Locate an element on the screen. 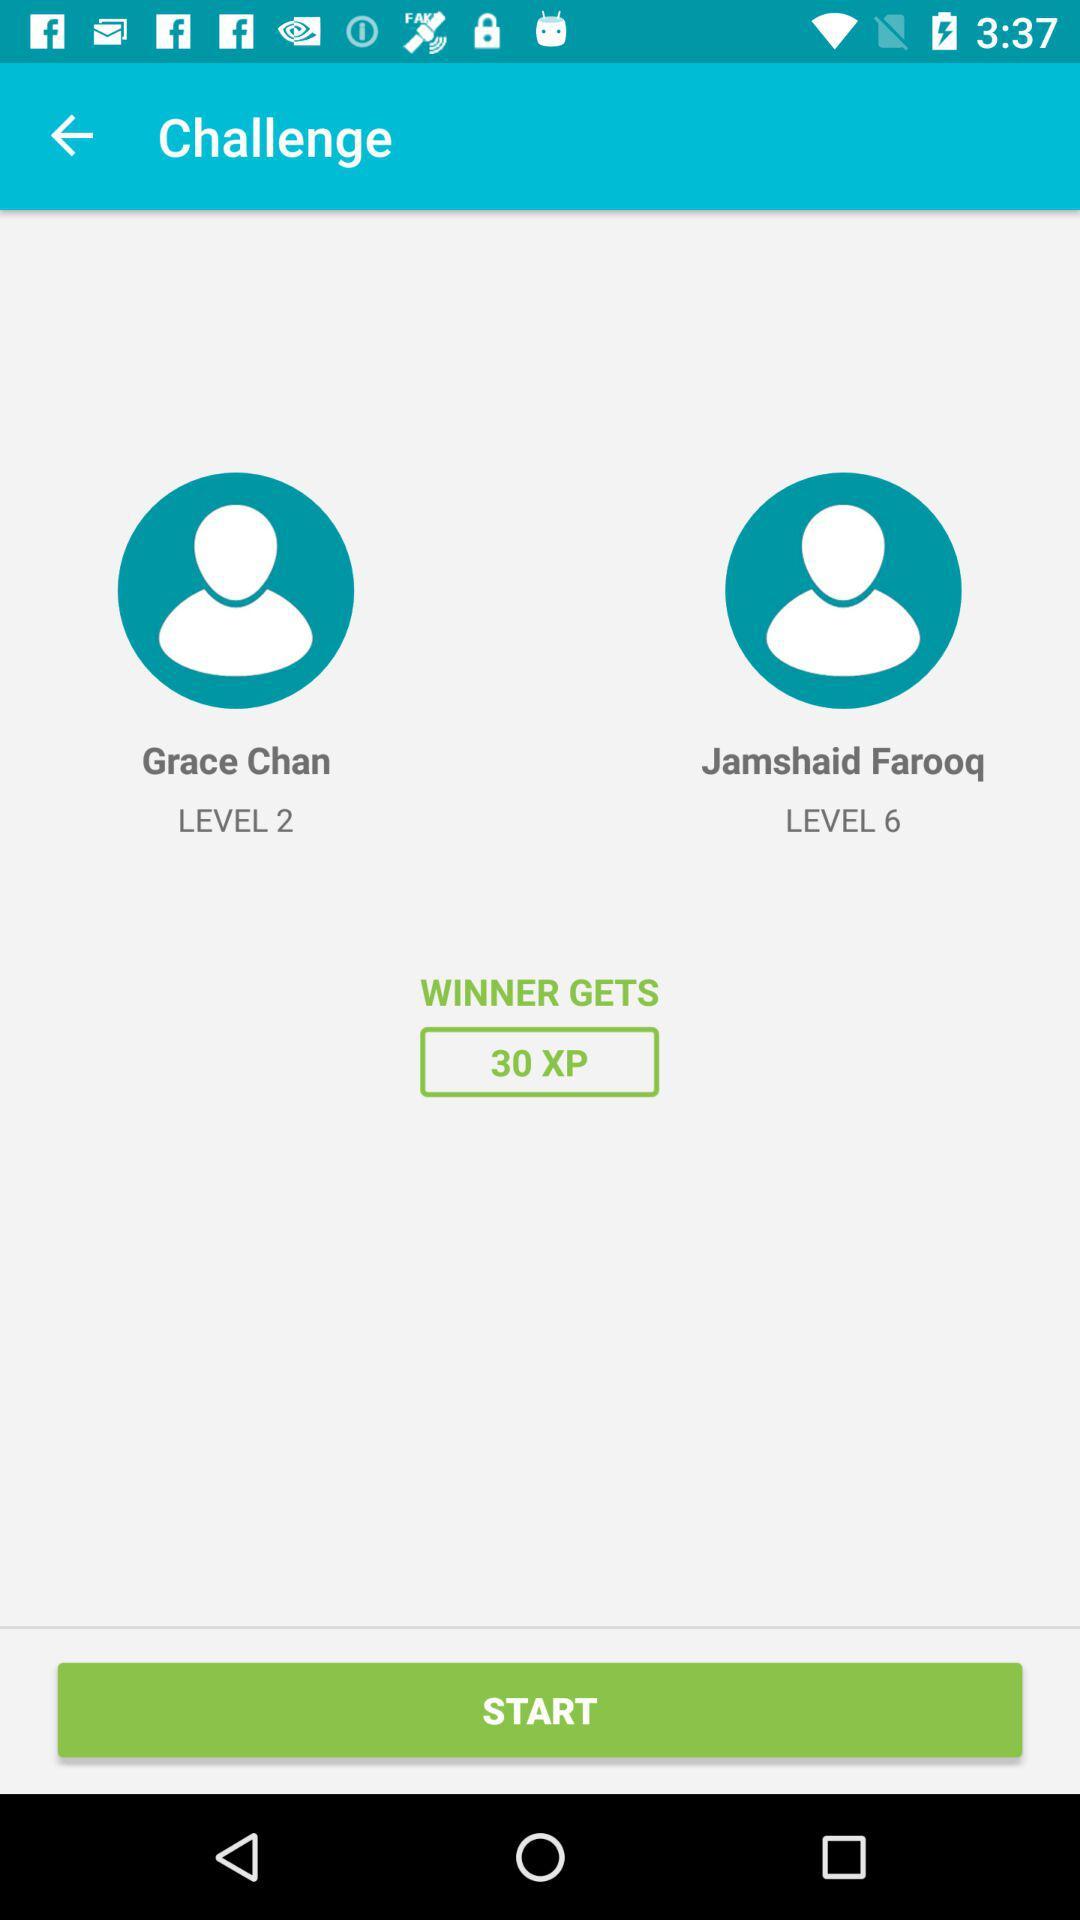 The height and width of the screenshot is (1920, 1080). the item above the grace chan is located at coordinates (234, 589).